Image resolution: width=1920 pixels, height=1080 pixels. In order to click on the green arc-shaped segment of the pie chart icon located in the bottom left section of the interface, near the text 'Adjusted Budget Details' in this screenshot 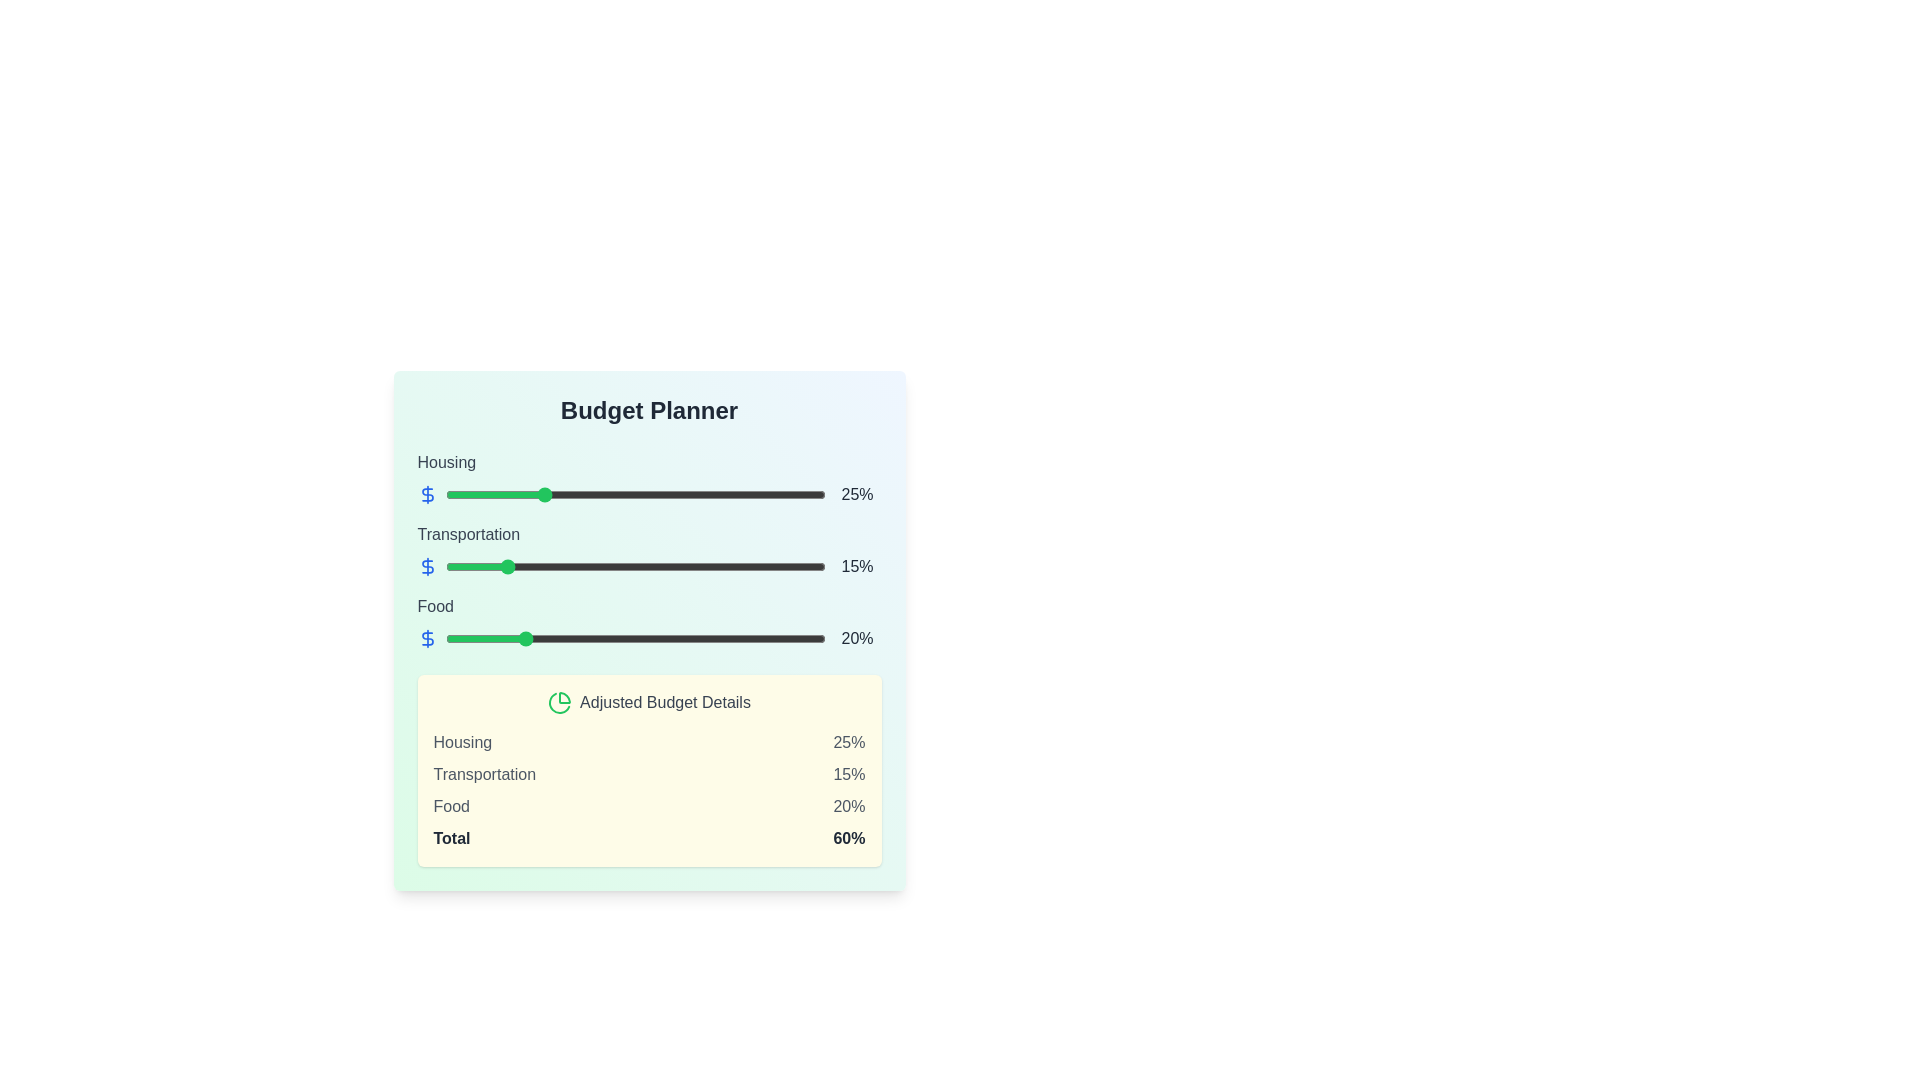, I will do `click(559, 702)`.